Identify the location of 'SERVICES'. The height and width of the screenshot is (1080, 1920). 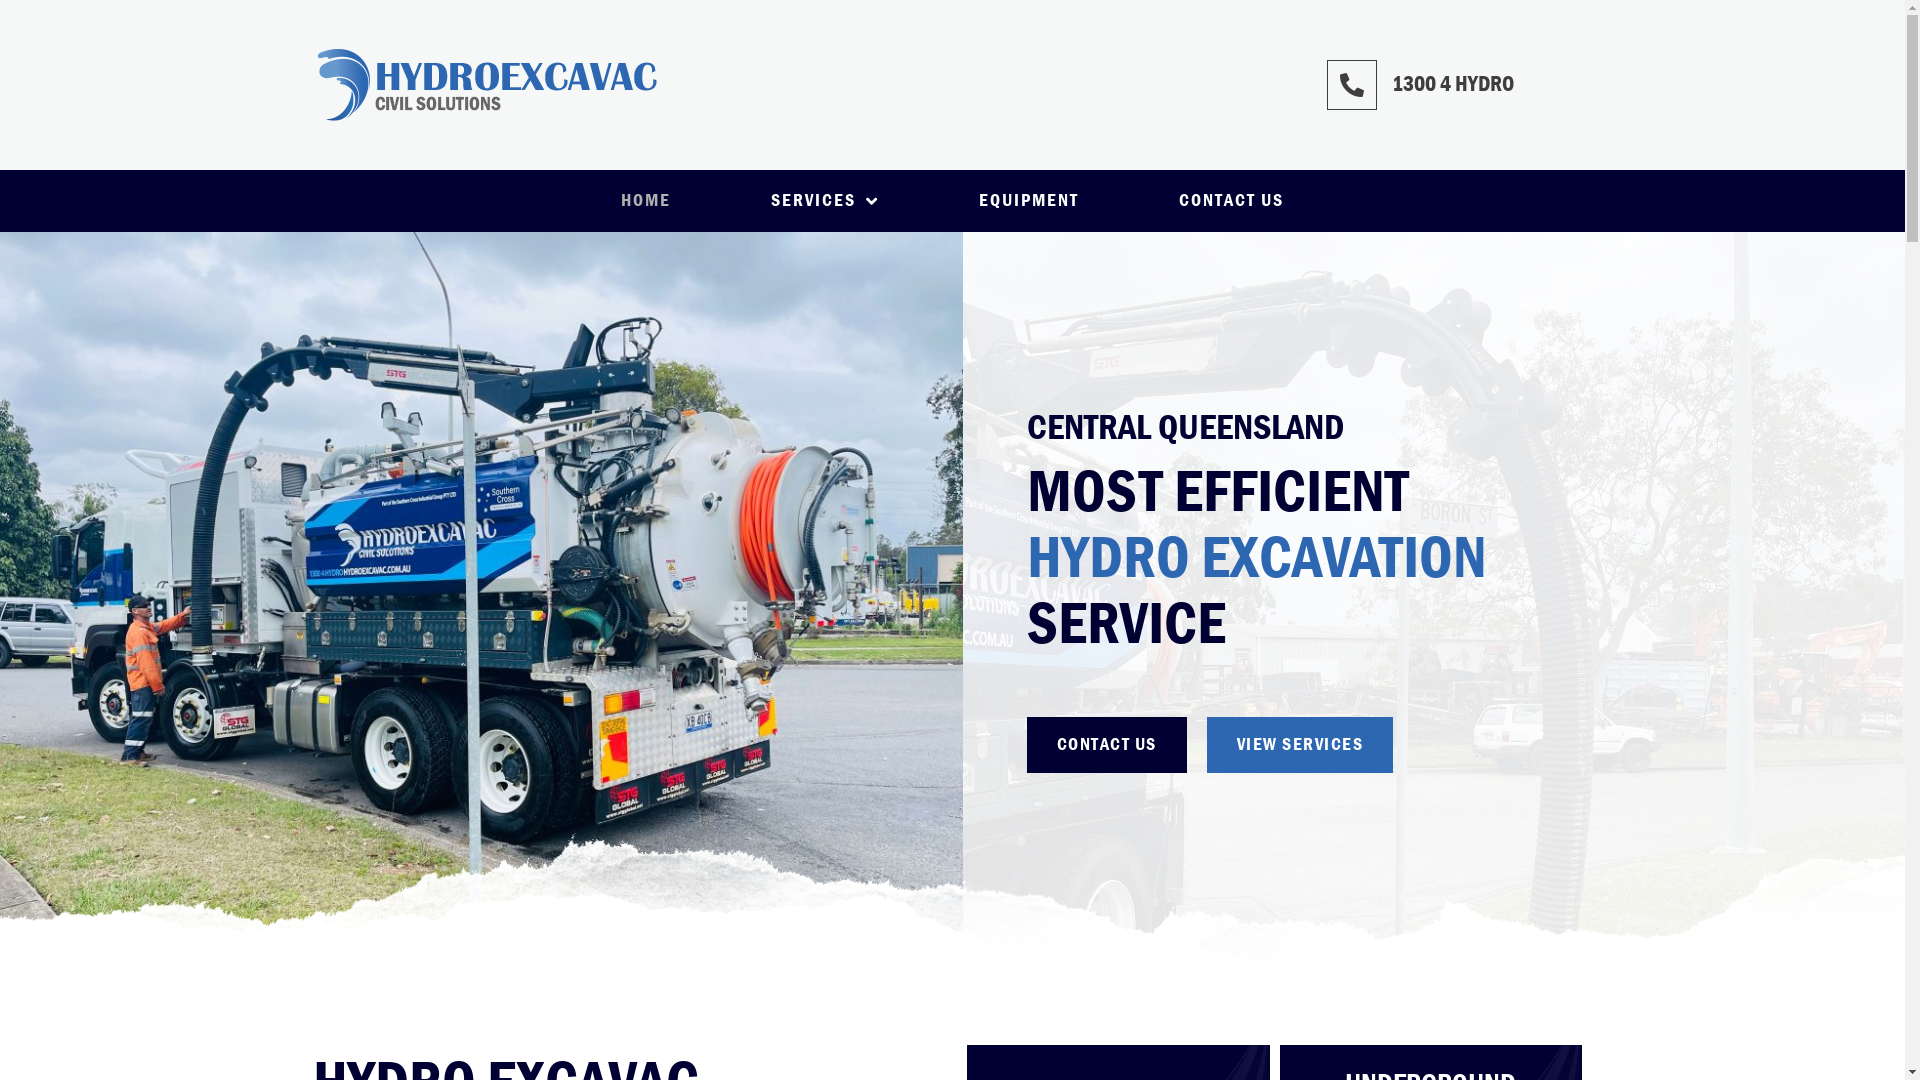
(720, 200).